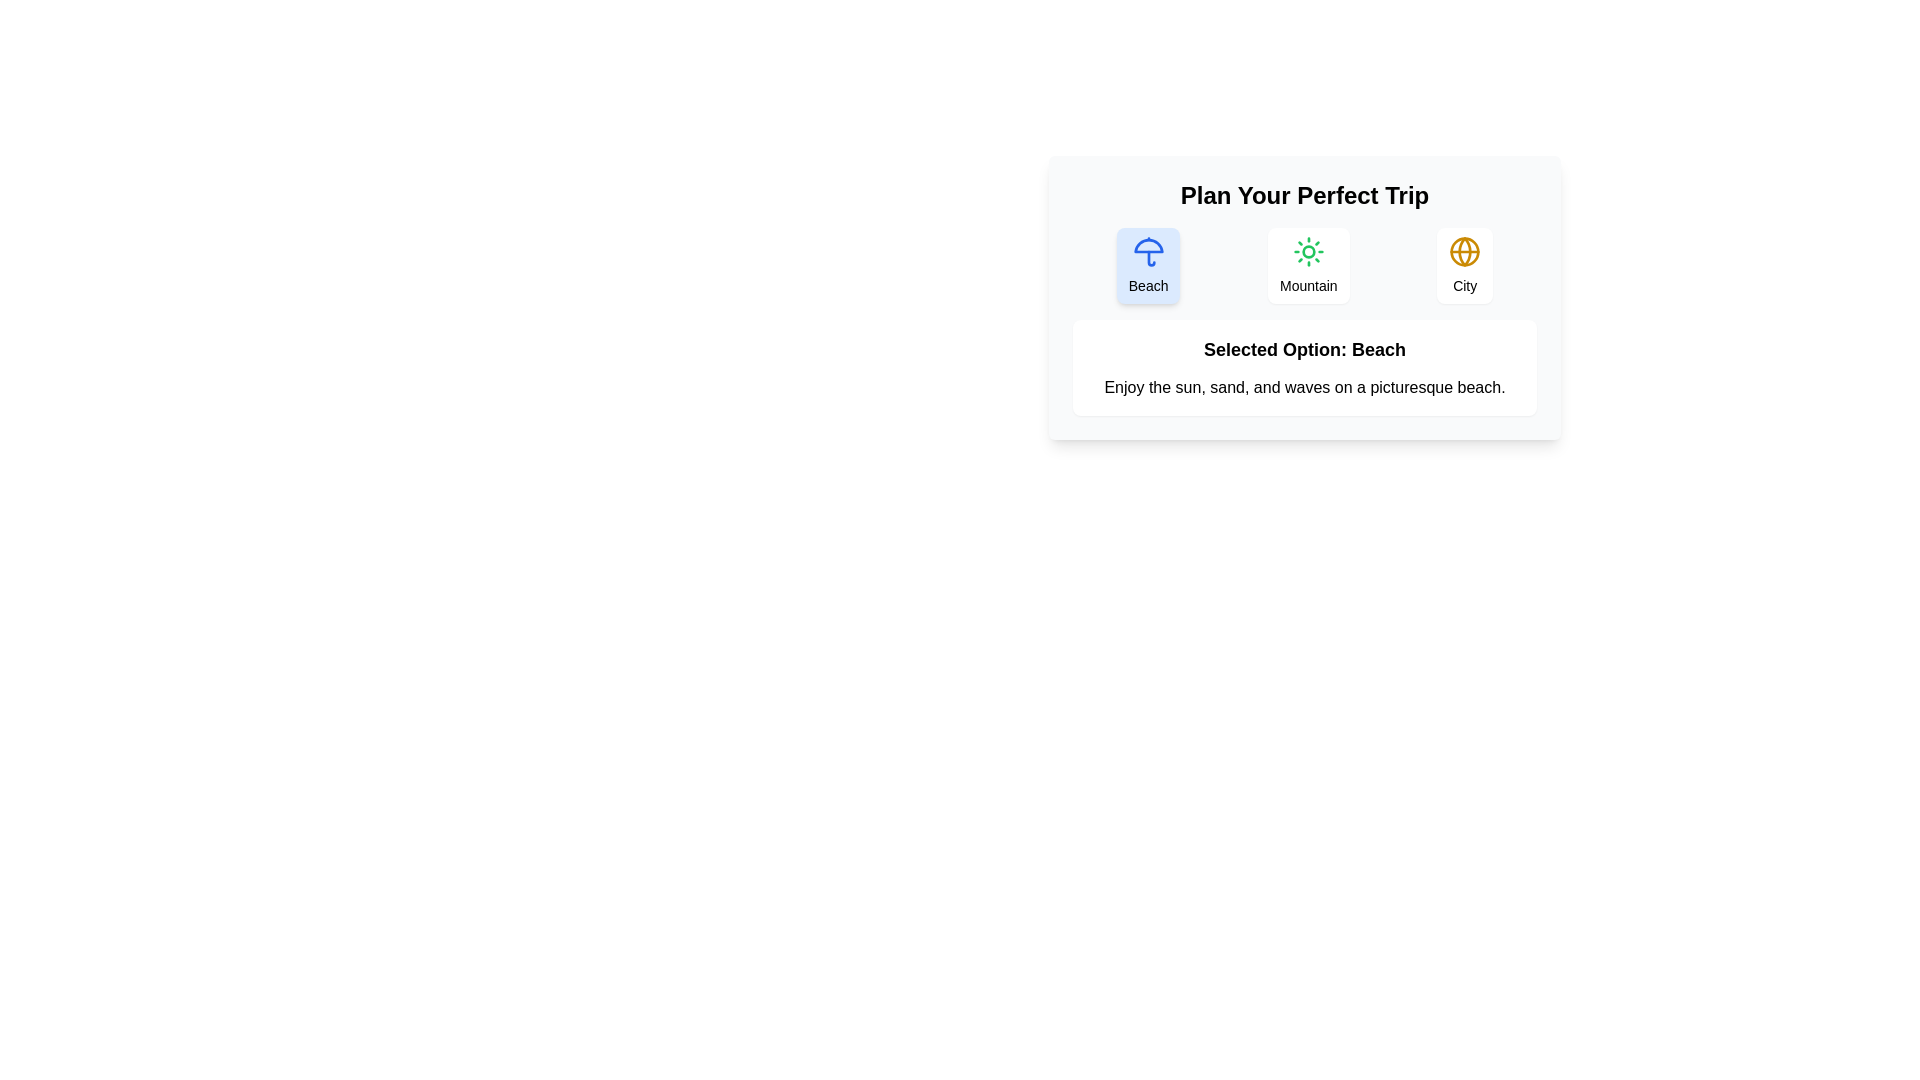 This screenshot has width=1920, height=1080. What do you see at coordinates (1148, 250) in the screenshot?
I see `the blue umbrella icon located on the leftmost side of the 'Plan Your Perfect Trip' section, which is centered above the 'Beach' text label` at bounding box center [1148, 250].